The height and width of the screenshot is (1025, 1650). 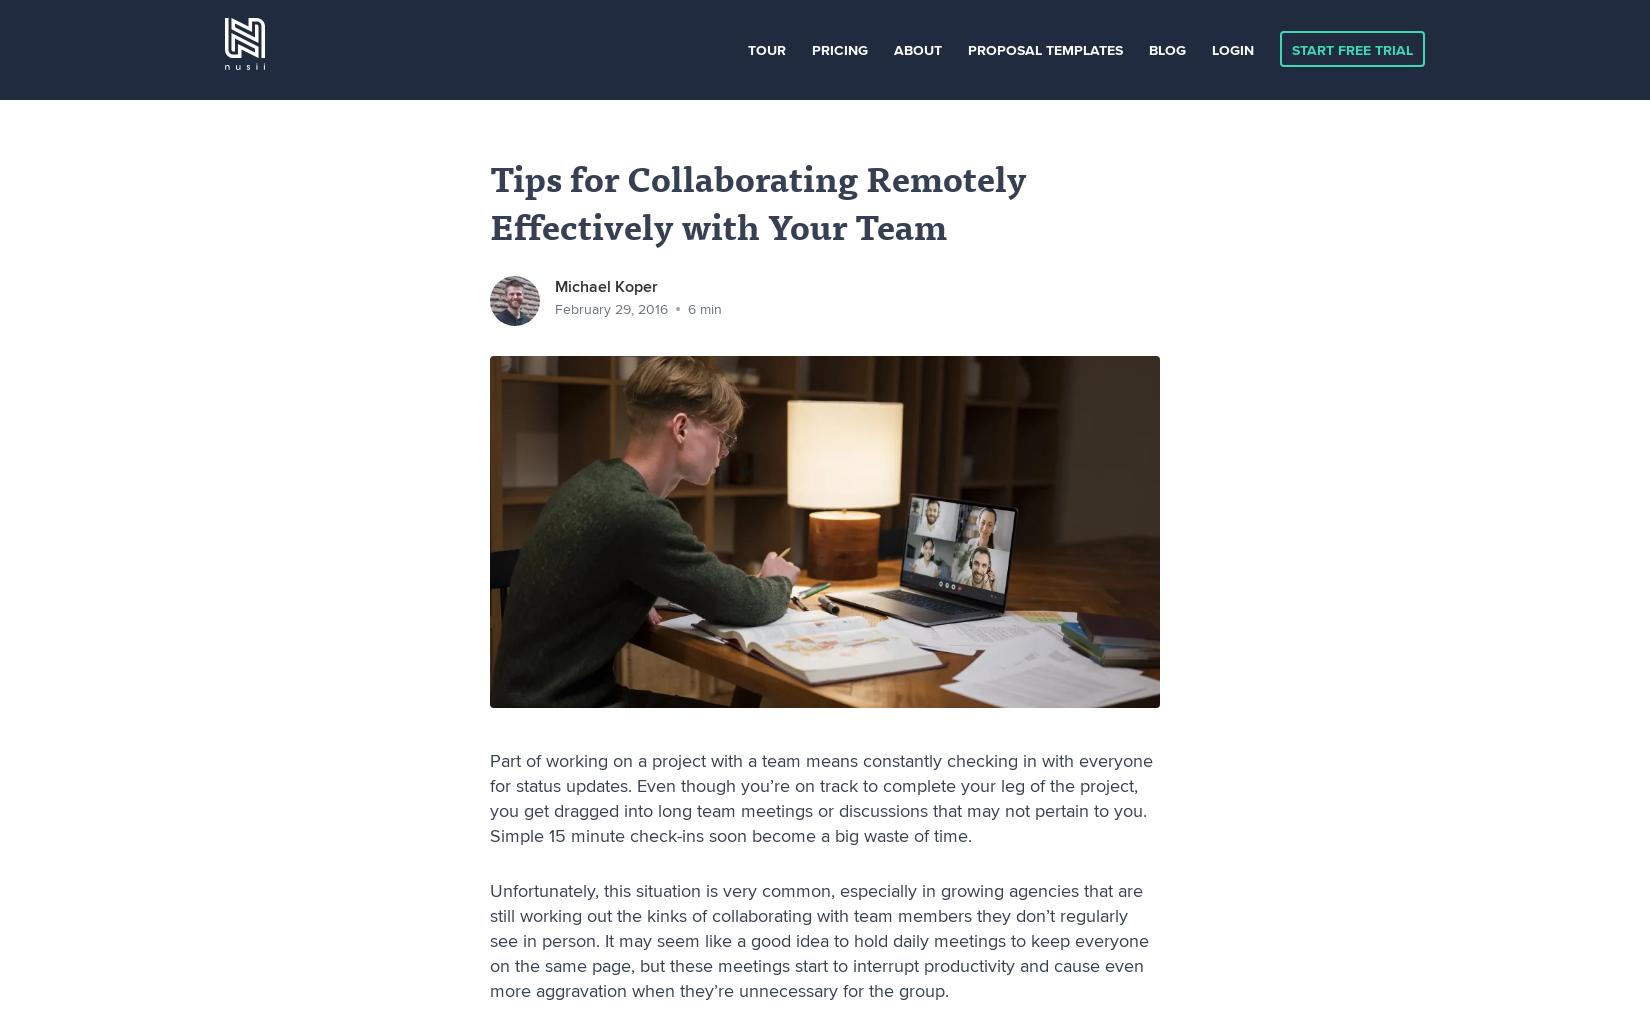 What do you see at coordinates (489, 796) in the screenshot?
I see `'Part of working on a project with a team means constantly checking in with everyone for status updates. Even though you’re on track to complete your leg of the project, you get dragged into long team meetings or discussions that may not pertain to you. Simple 15 minute check-ins soon become a big waste of time.'` at bounding box center [489, 796].